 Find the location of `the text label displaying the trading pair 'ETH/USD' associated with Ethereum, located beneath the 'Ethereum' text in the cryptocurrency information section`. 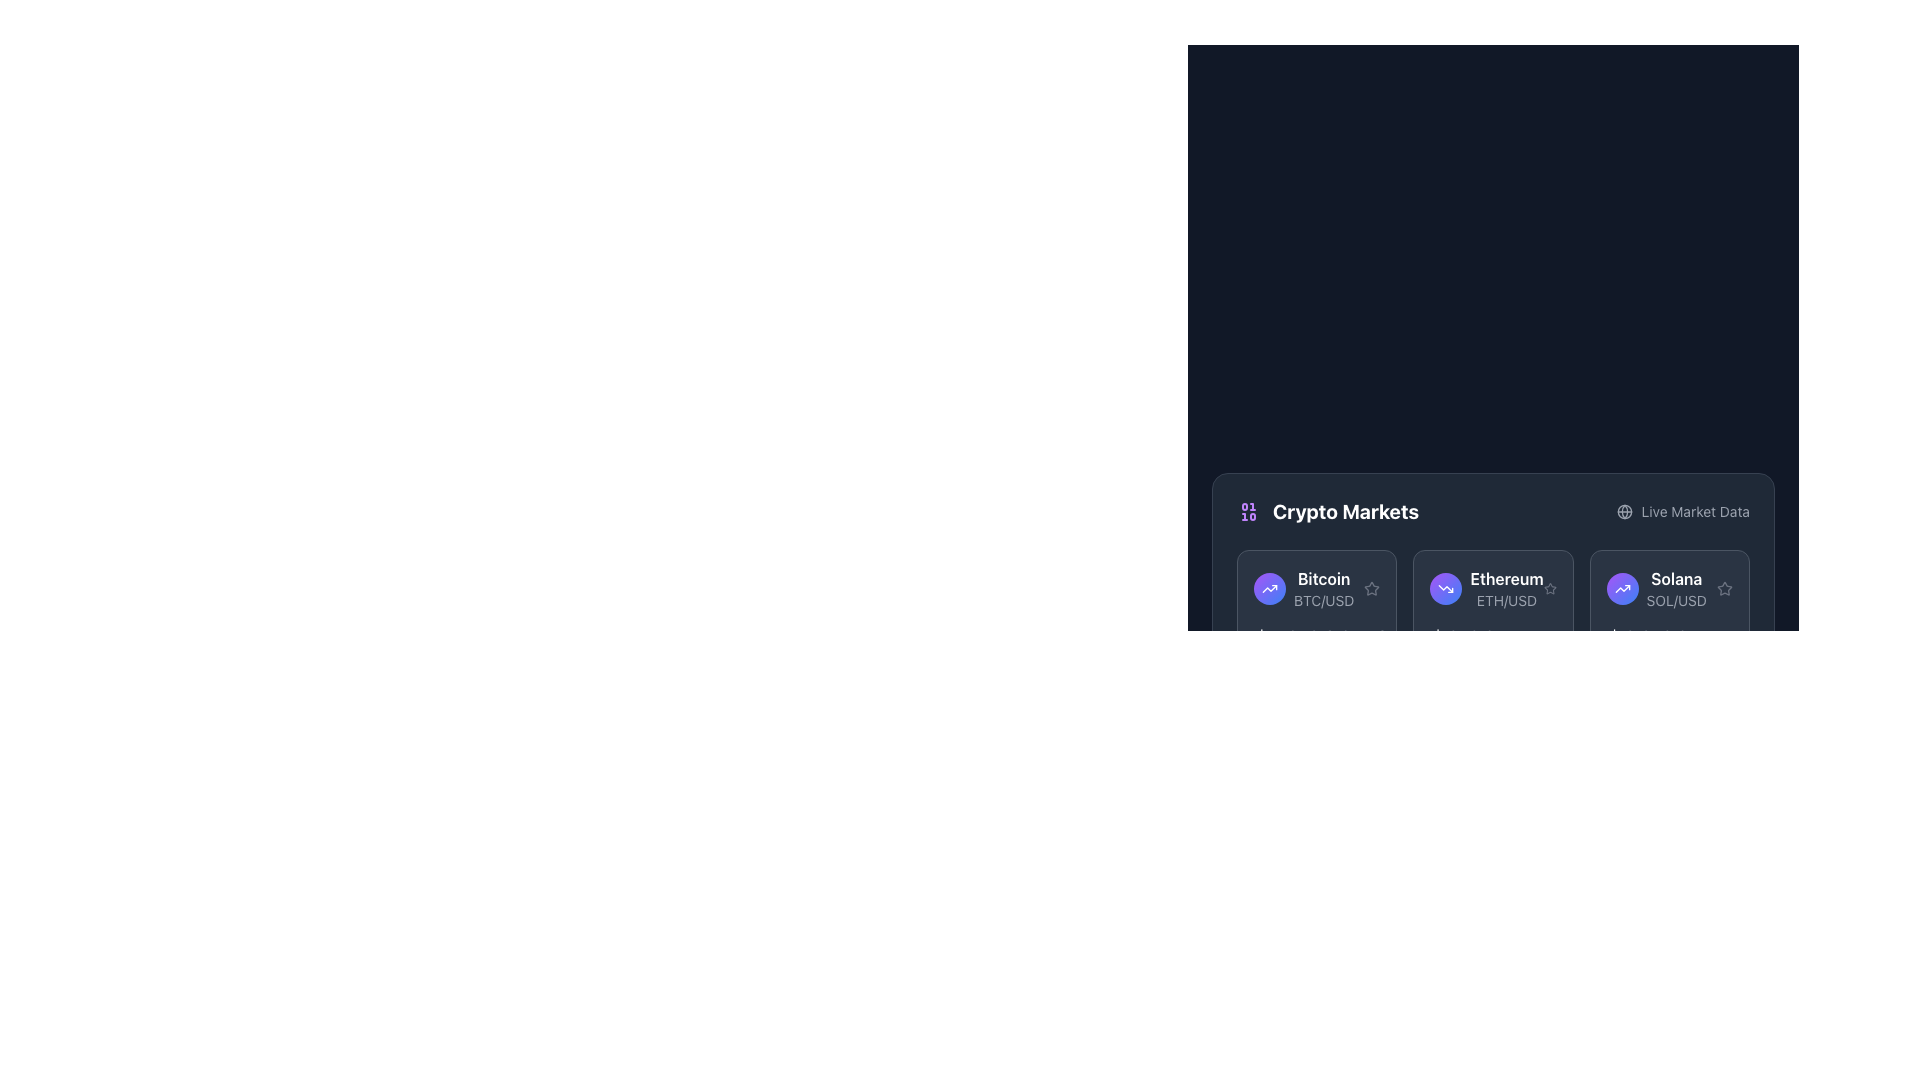

the text label displaying the trading pair 'ETH/USD' associated with Ethereum, located beneath the 'Ethereum' text in the cryptocurrency information section is located at coordinates (1507, 600).